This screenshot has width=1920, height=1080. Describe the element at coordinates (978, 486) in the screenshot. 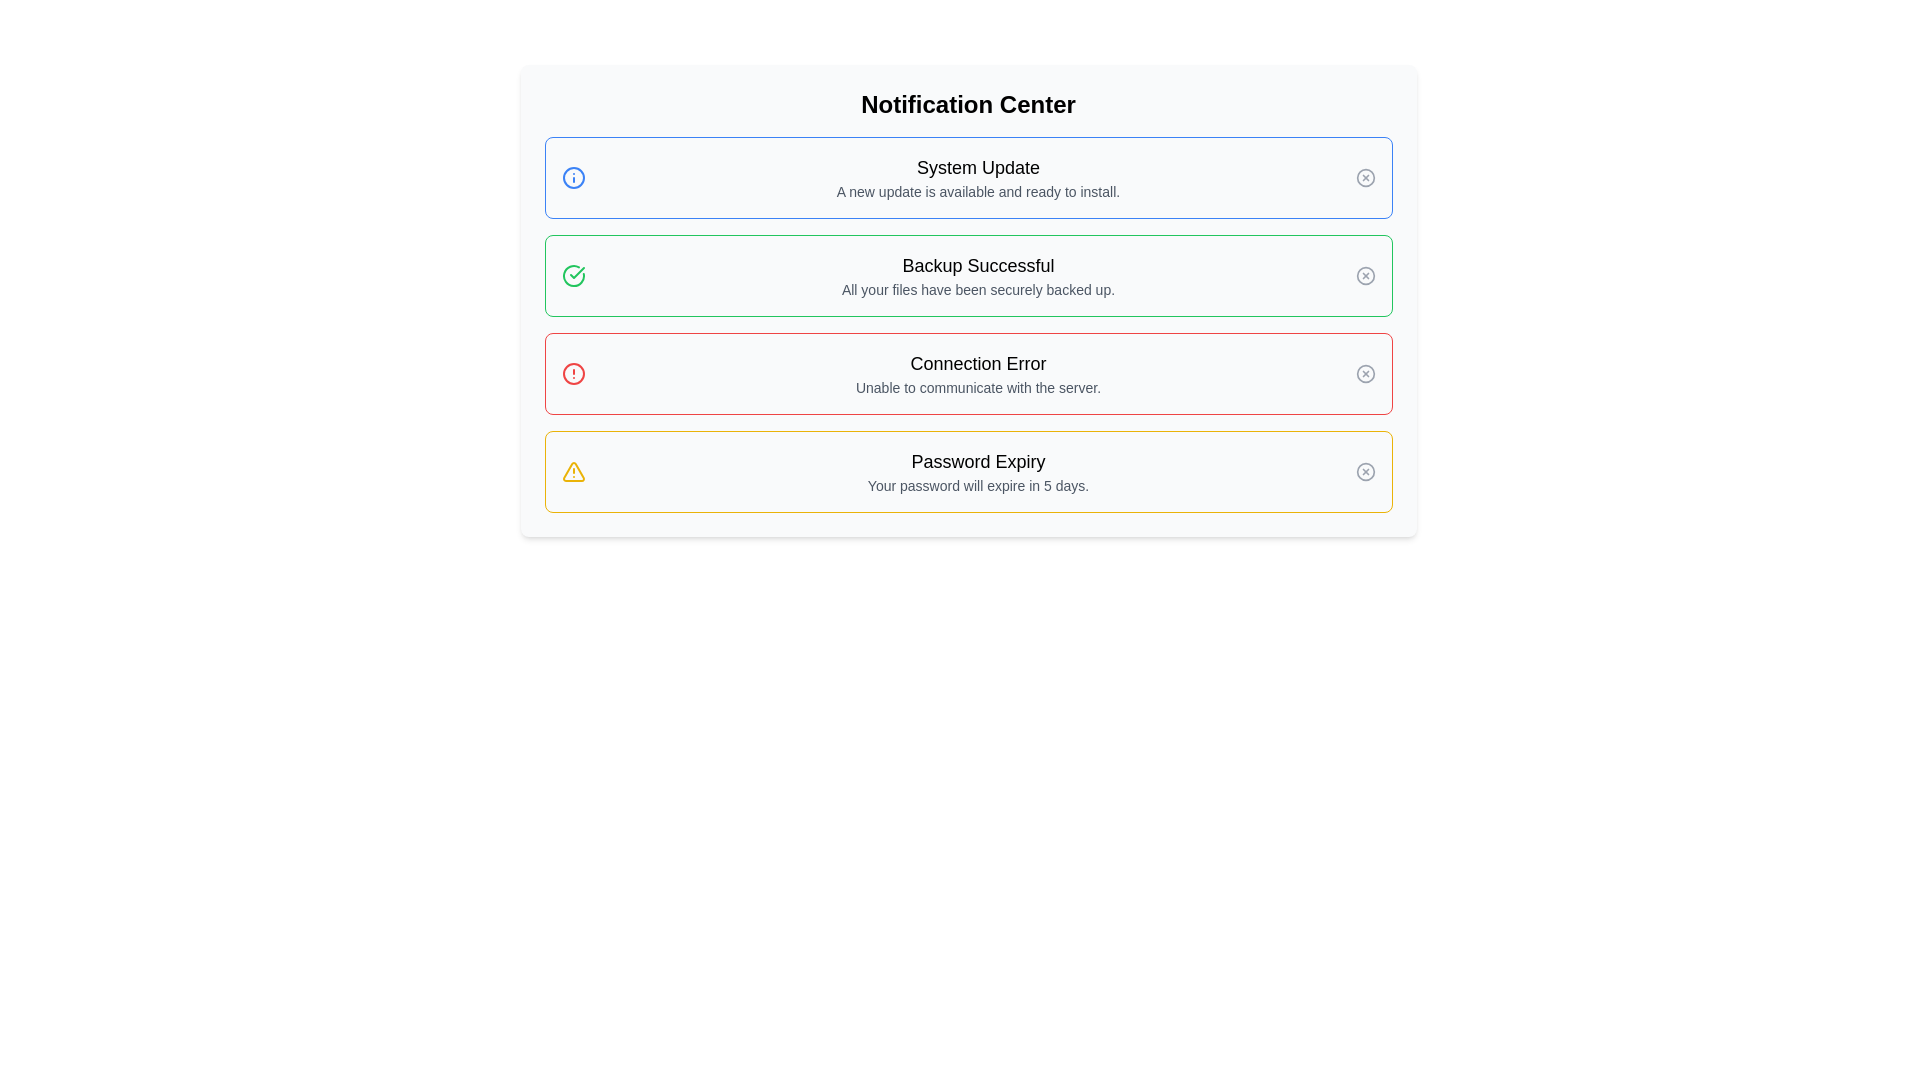

I see `notification message stating 'Your password will expire in 5 days.' located beneath the title 'Password Expiry' in the notification list` at that location.